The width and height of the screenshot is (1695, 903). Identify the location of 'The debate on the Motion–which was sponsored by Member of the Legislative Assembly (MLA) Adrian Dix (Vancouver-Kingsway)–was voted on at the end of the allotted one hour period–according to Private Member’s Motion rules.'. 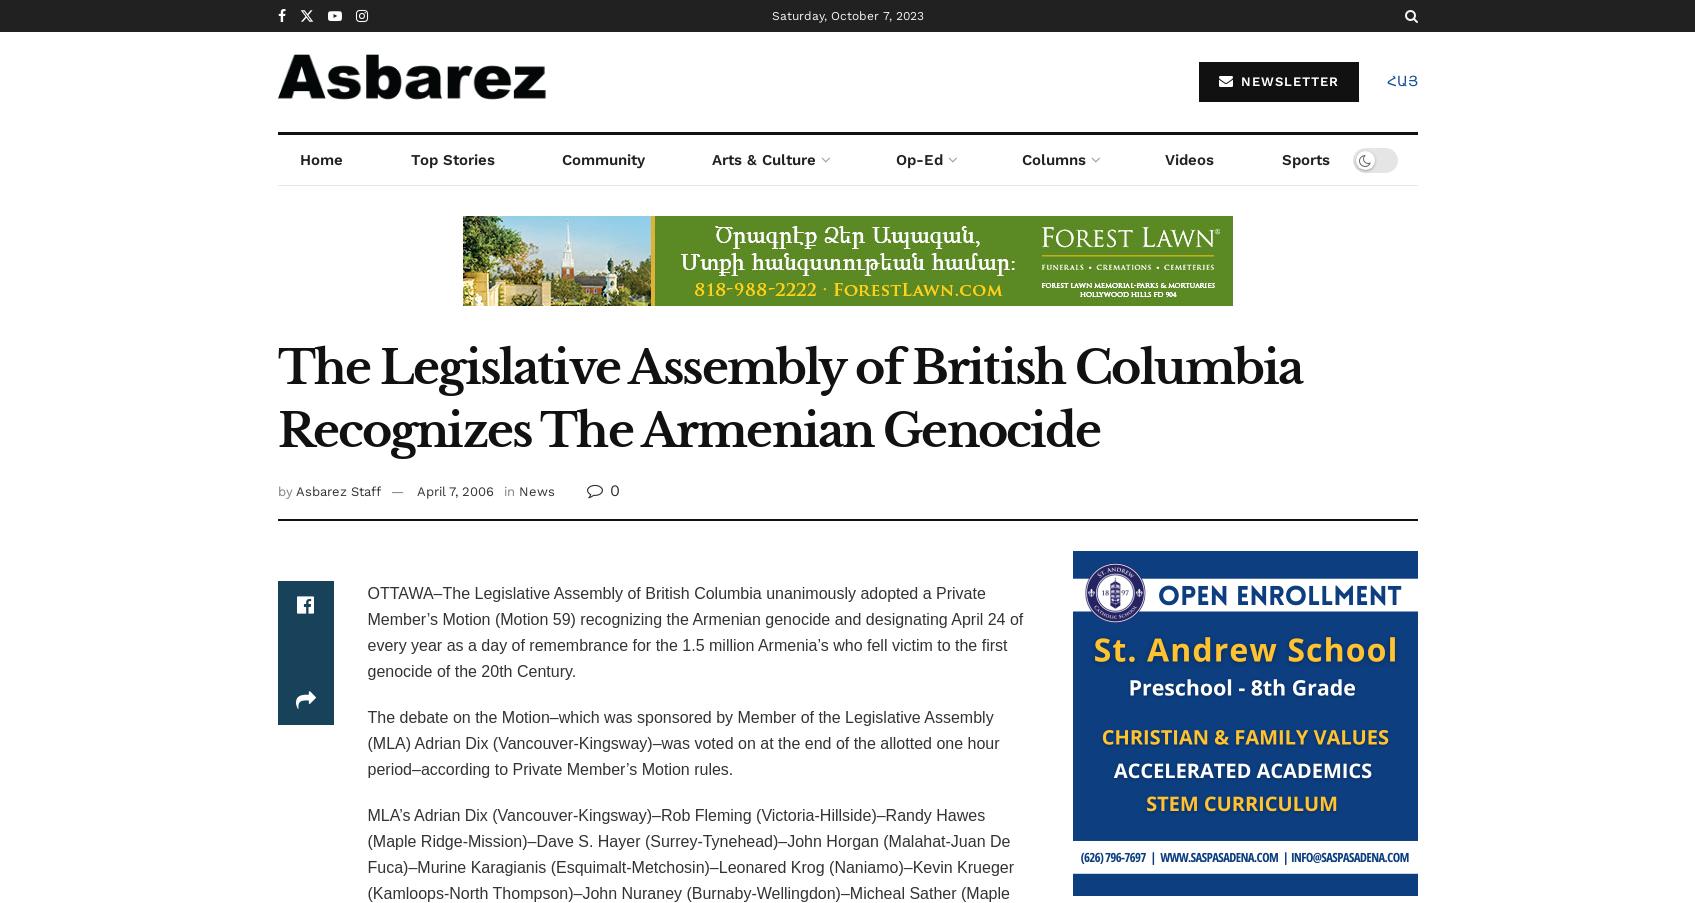
(682, 742).